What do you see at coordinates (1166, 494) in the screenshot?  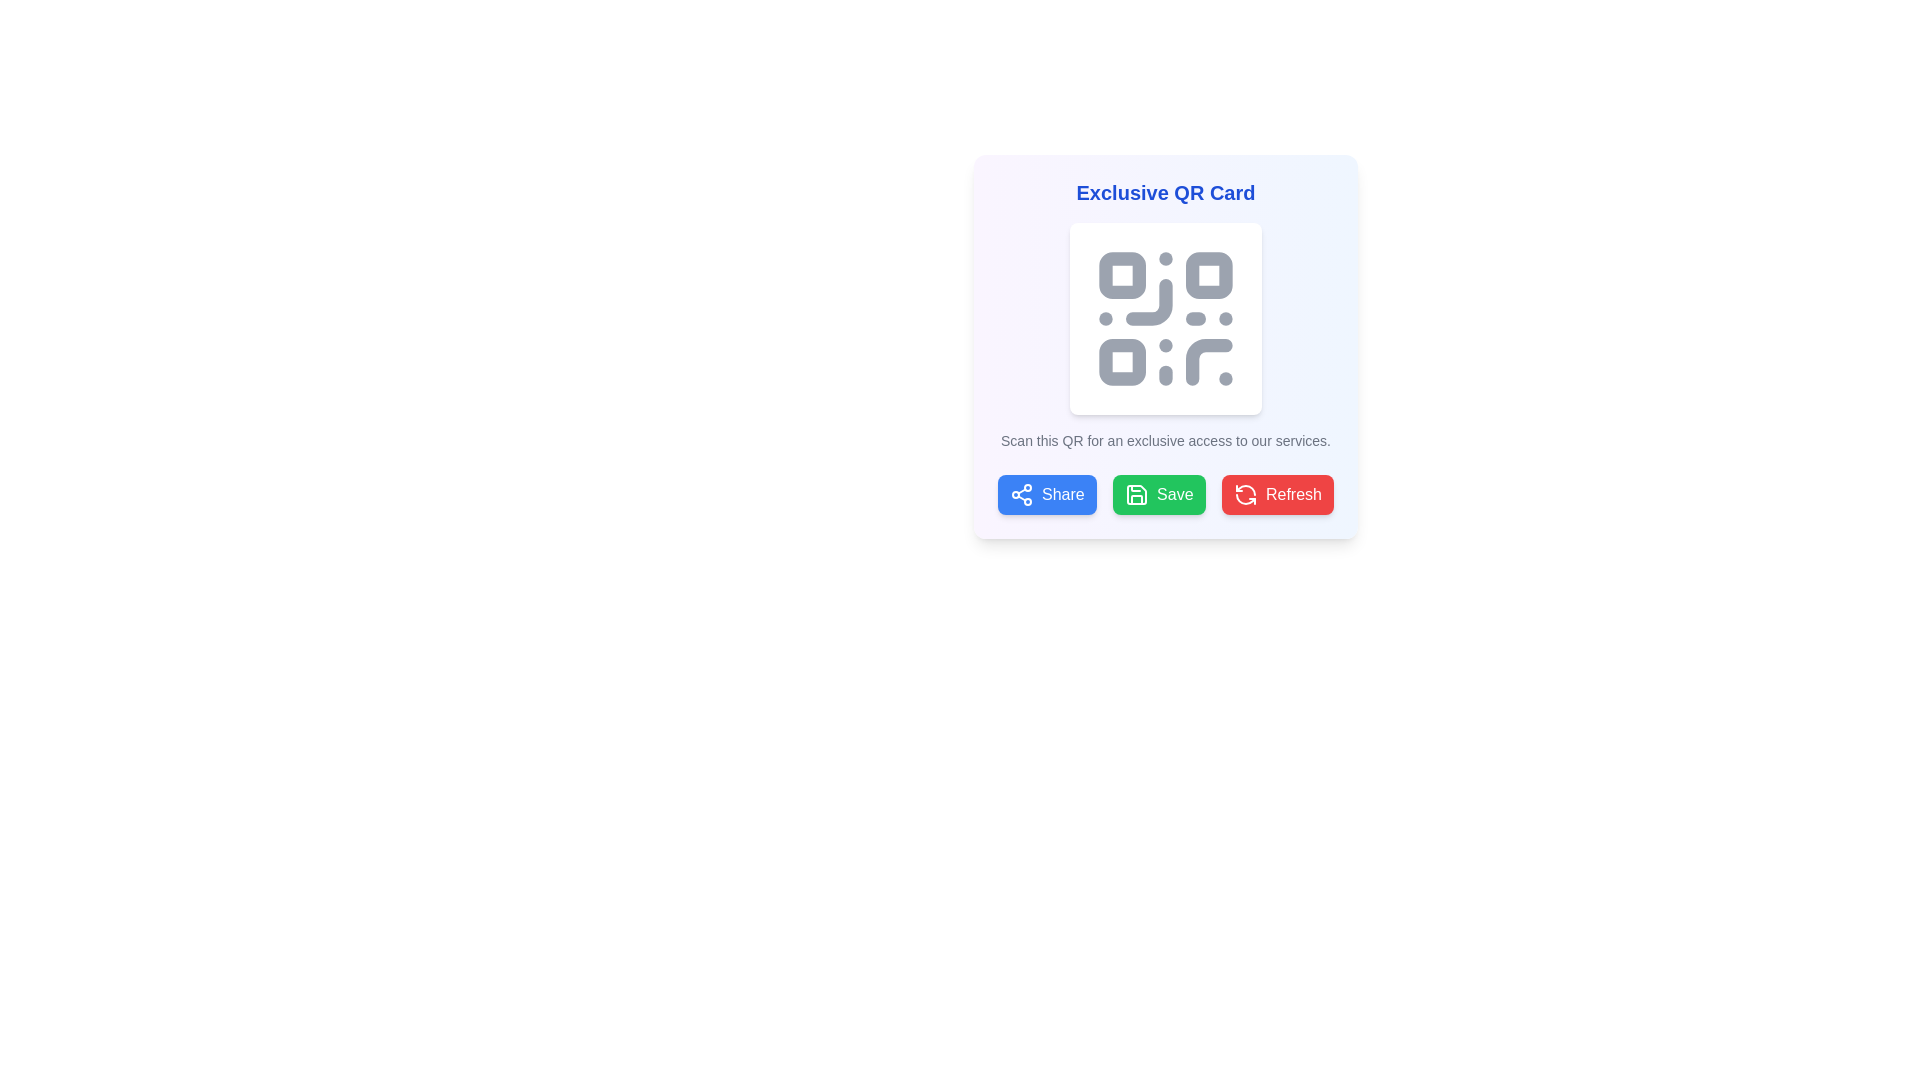 I see `the 'Save' button, which is a green rectangular button with white text and a floppy disk icon, located at the bottom of the 'Exclusive QR Card'` at bounding box center [1166, 494].